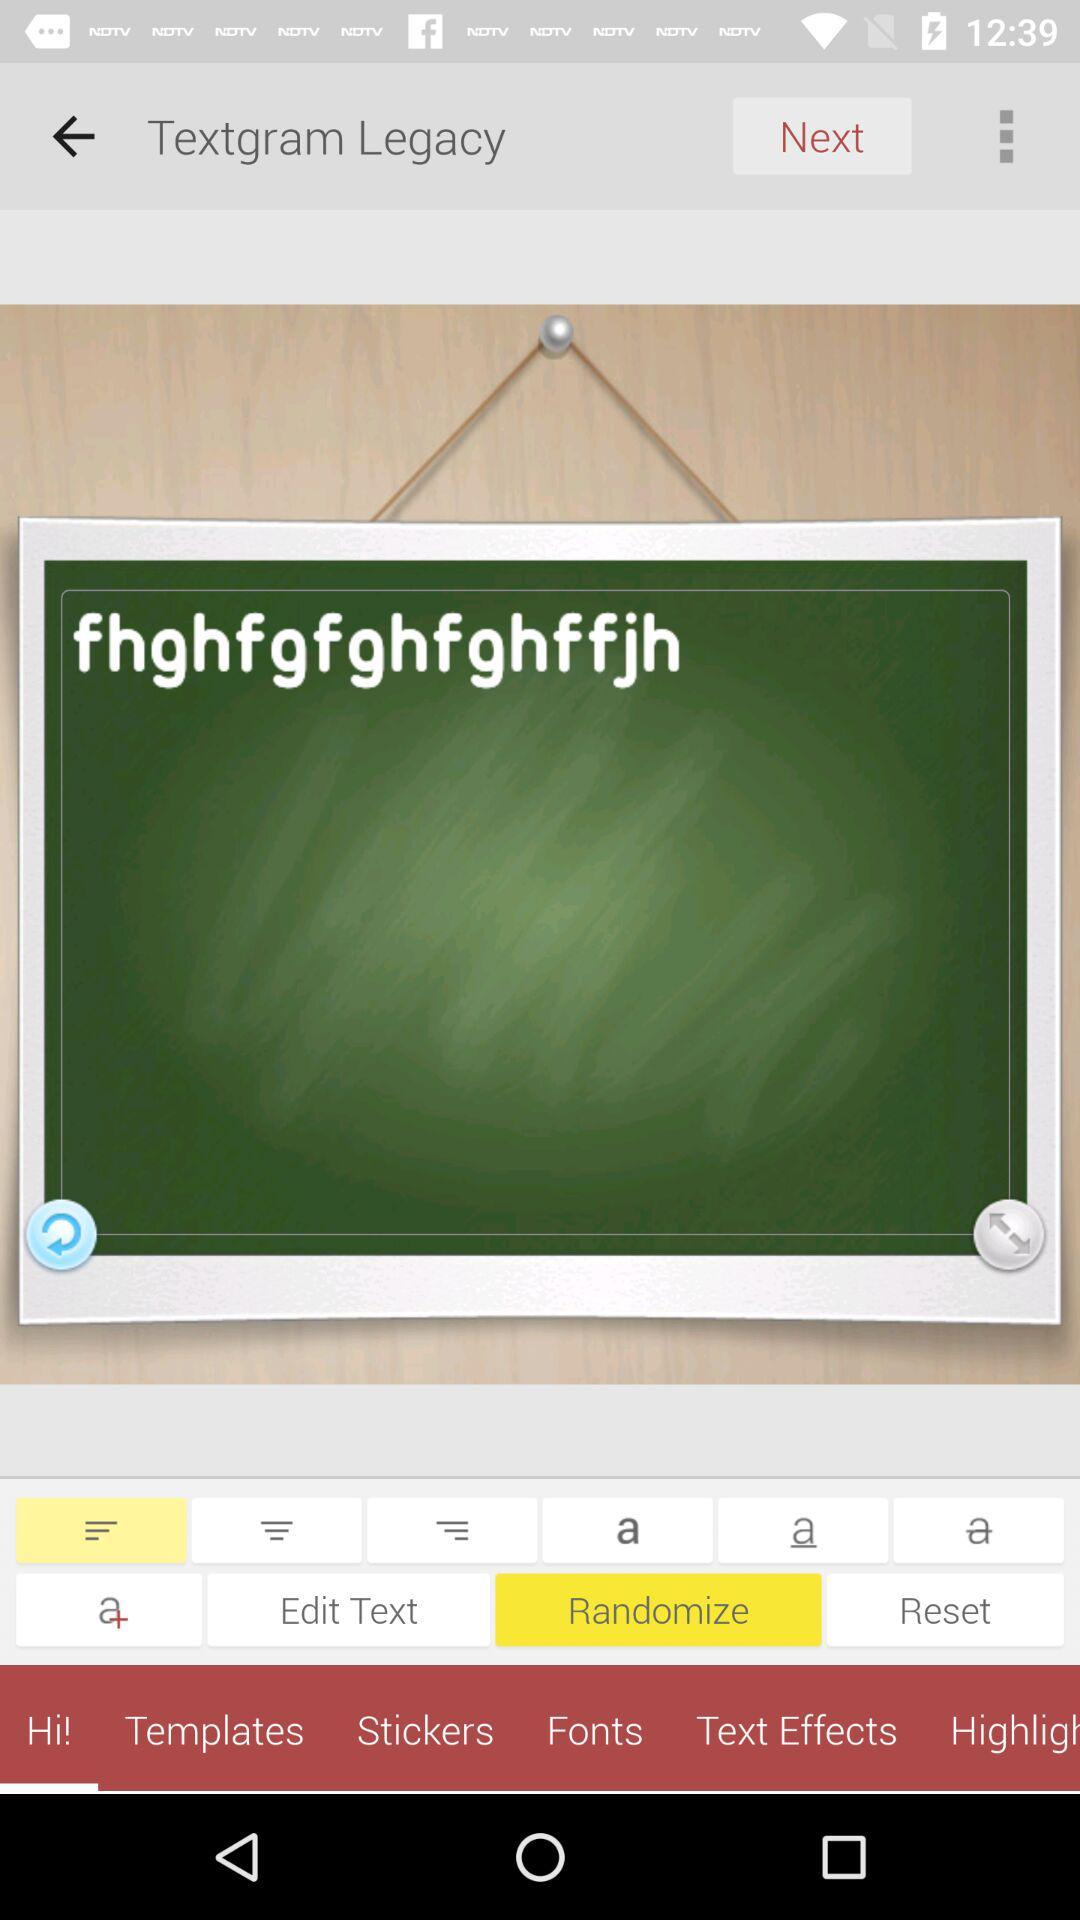 The height and width of the screenshot is (1920, 1080). I want to click on underline the letter, so click(802, 1529).